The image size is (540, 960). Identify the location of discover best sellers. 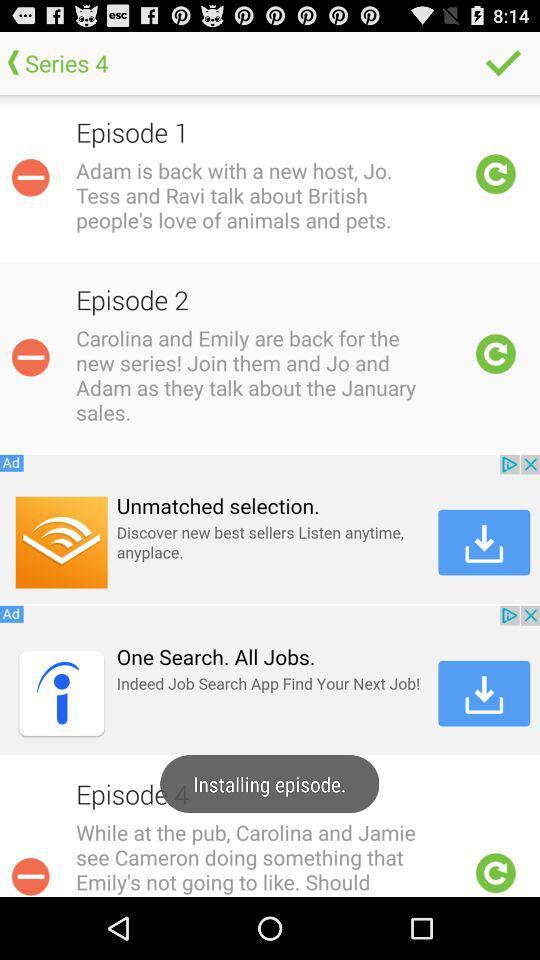
(270, 528).